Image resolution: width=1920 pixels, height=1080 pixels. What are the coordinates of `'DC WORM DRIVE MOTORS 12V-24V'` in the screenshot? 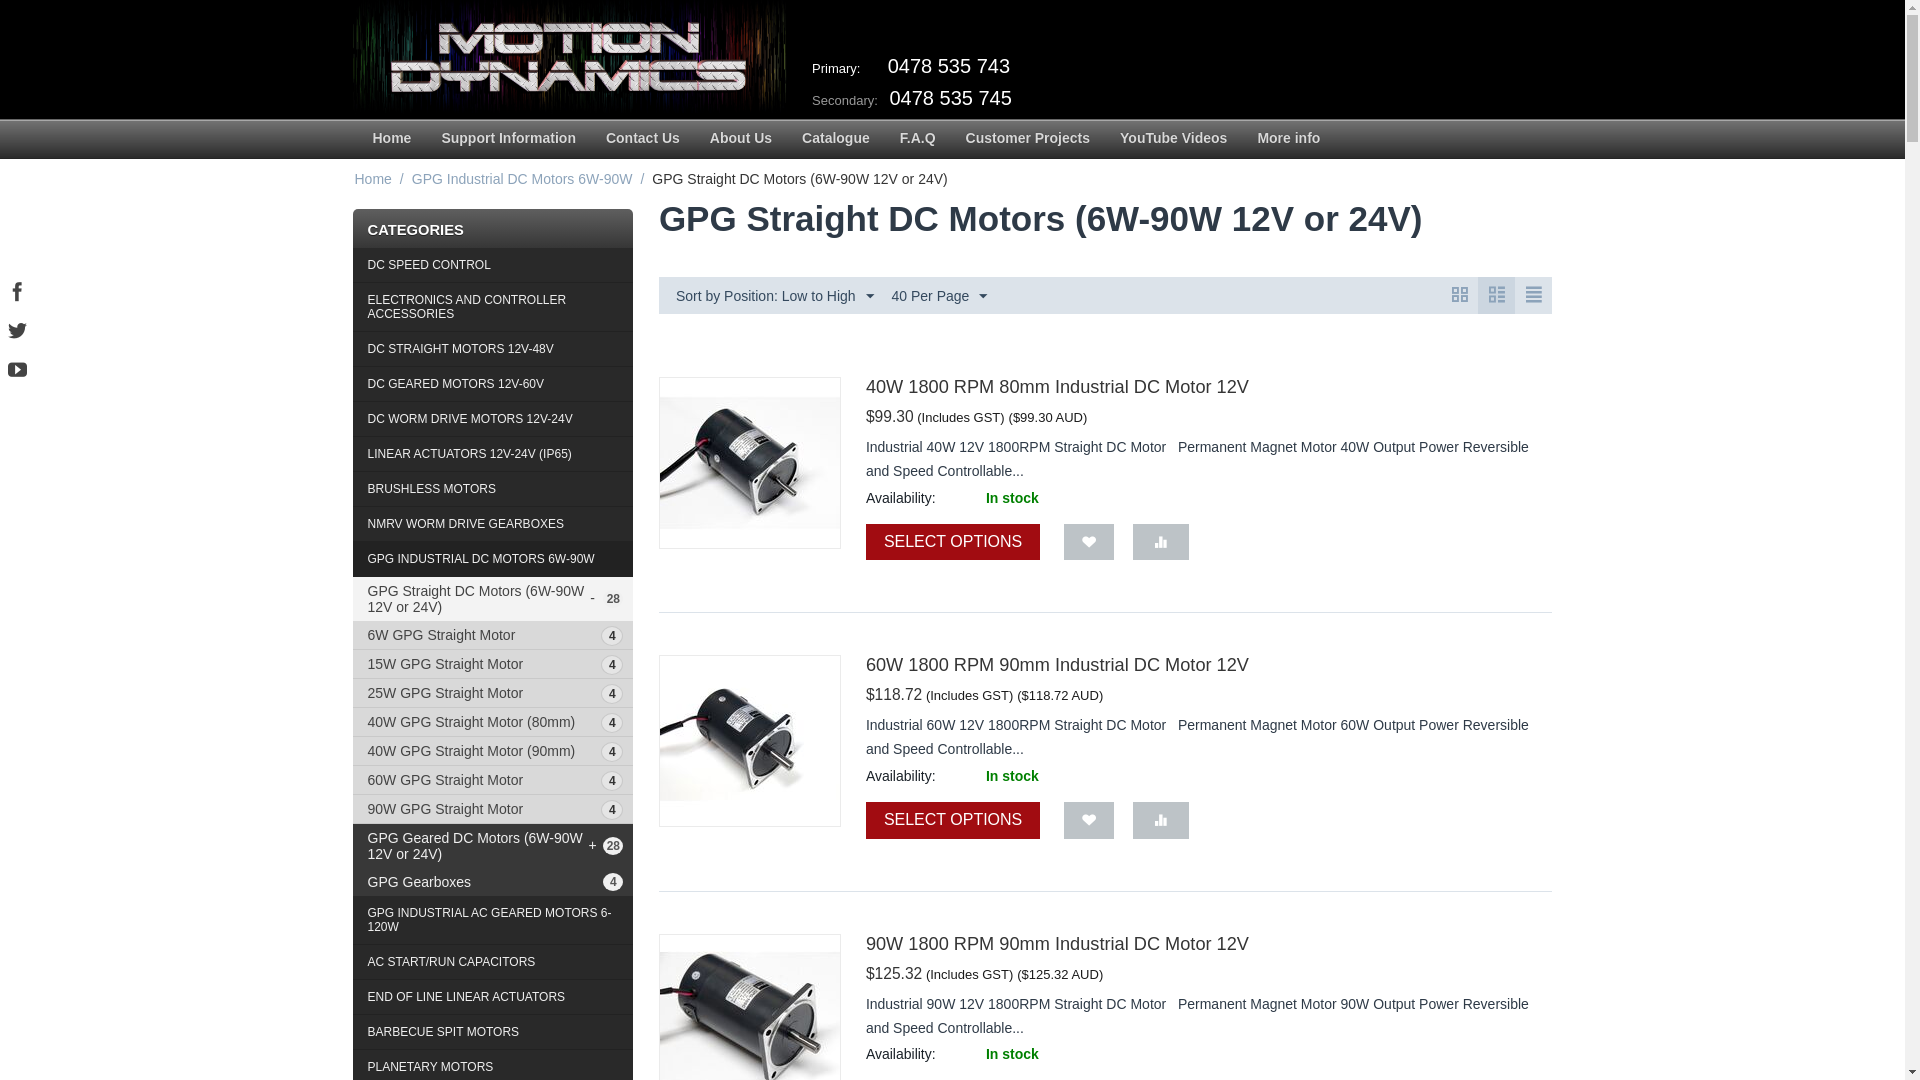 It's located at (492, 418).